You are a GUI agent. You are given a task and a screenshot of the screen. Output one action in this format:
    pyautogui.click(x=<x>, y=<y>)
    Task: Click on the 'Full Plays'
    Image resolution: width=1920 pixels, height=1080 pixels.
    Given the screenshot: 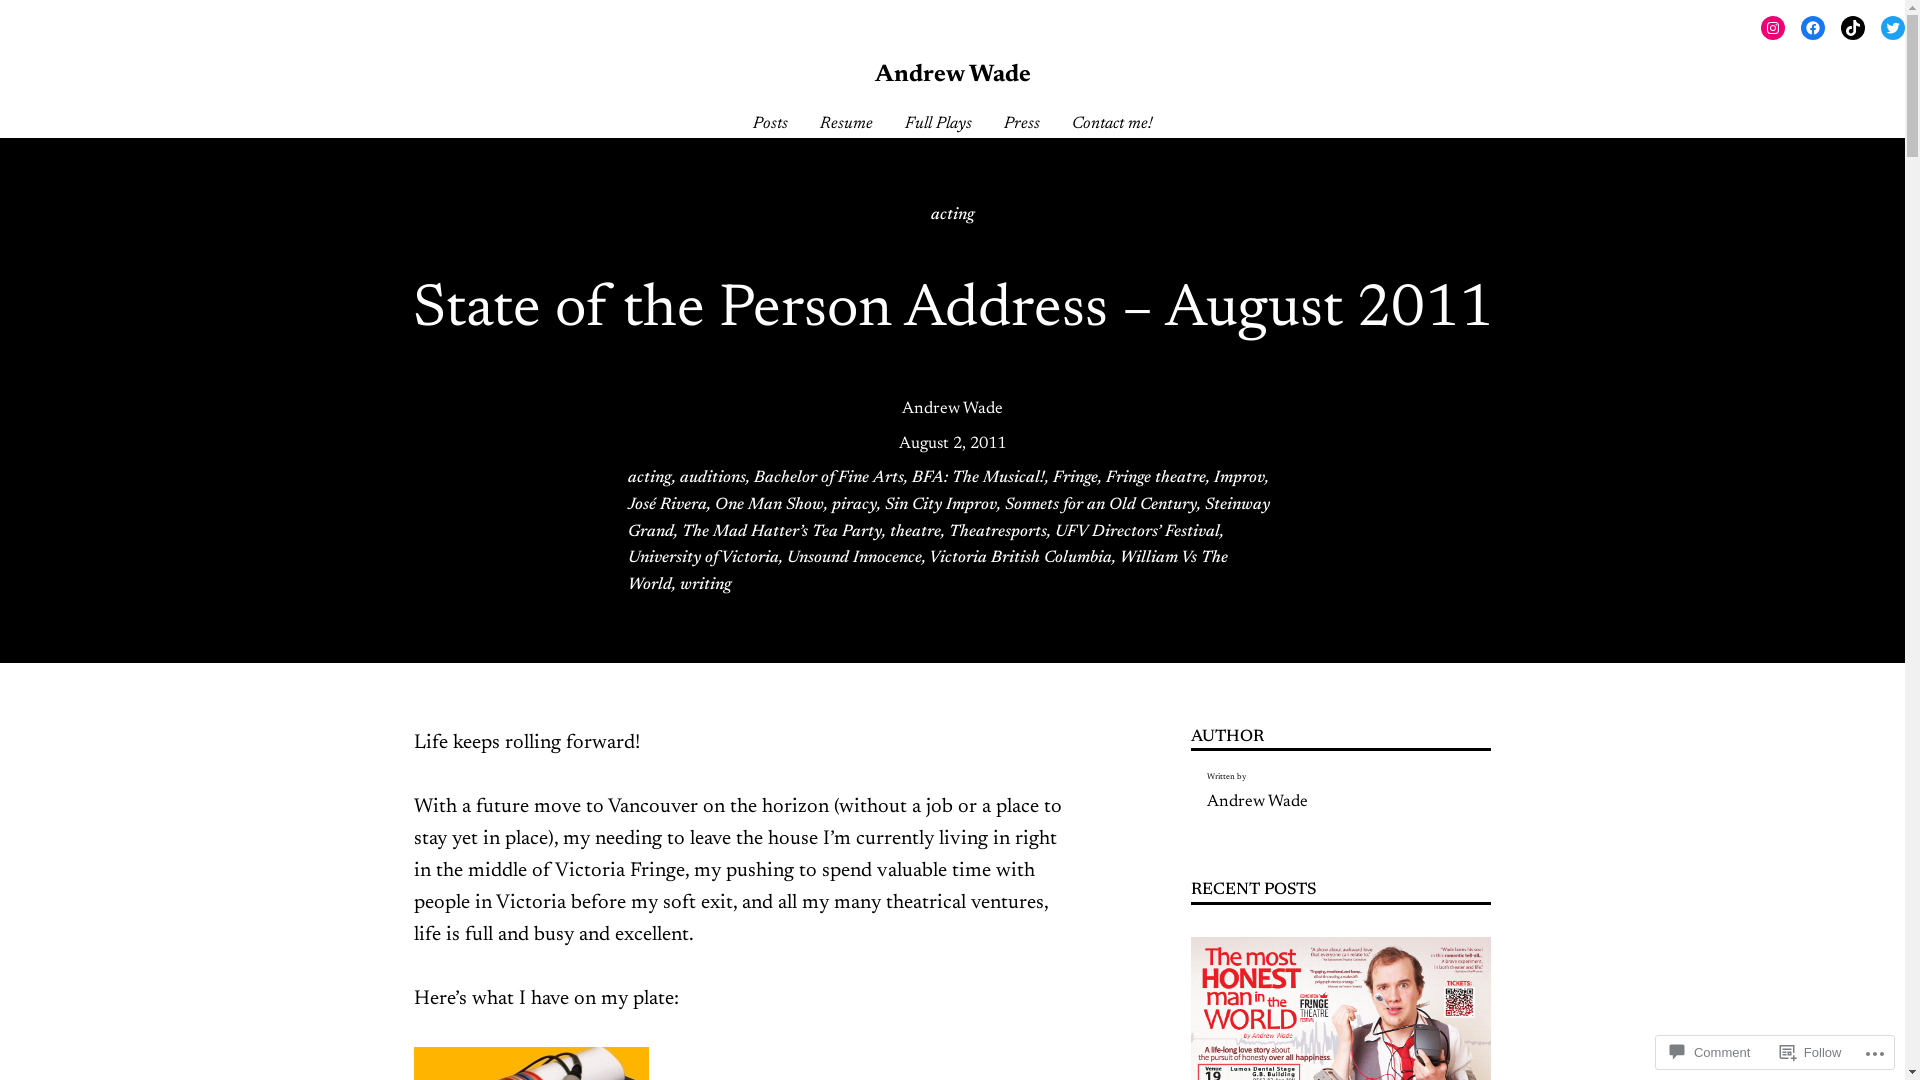 What is the action you would take?
    pyautogui.click(x=904, y=124)
    